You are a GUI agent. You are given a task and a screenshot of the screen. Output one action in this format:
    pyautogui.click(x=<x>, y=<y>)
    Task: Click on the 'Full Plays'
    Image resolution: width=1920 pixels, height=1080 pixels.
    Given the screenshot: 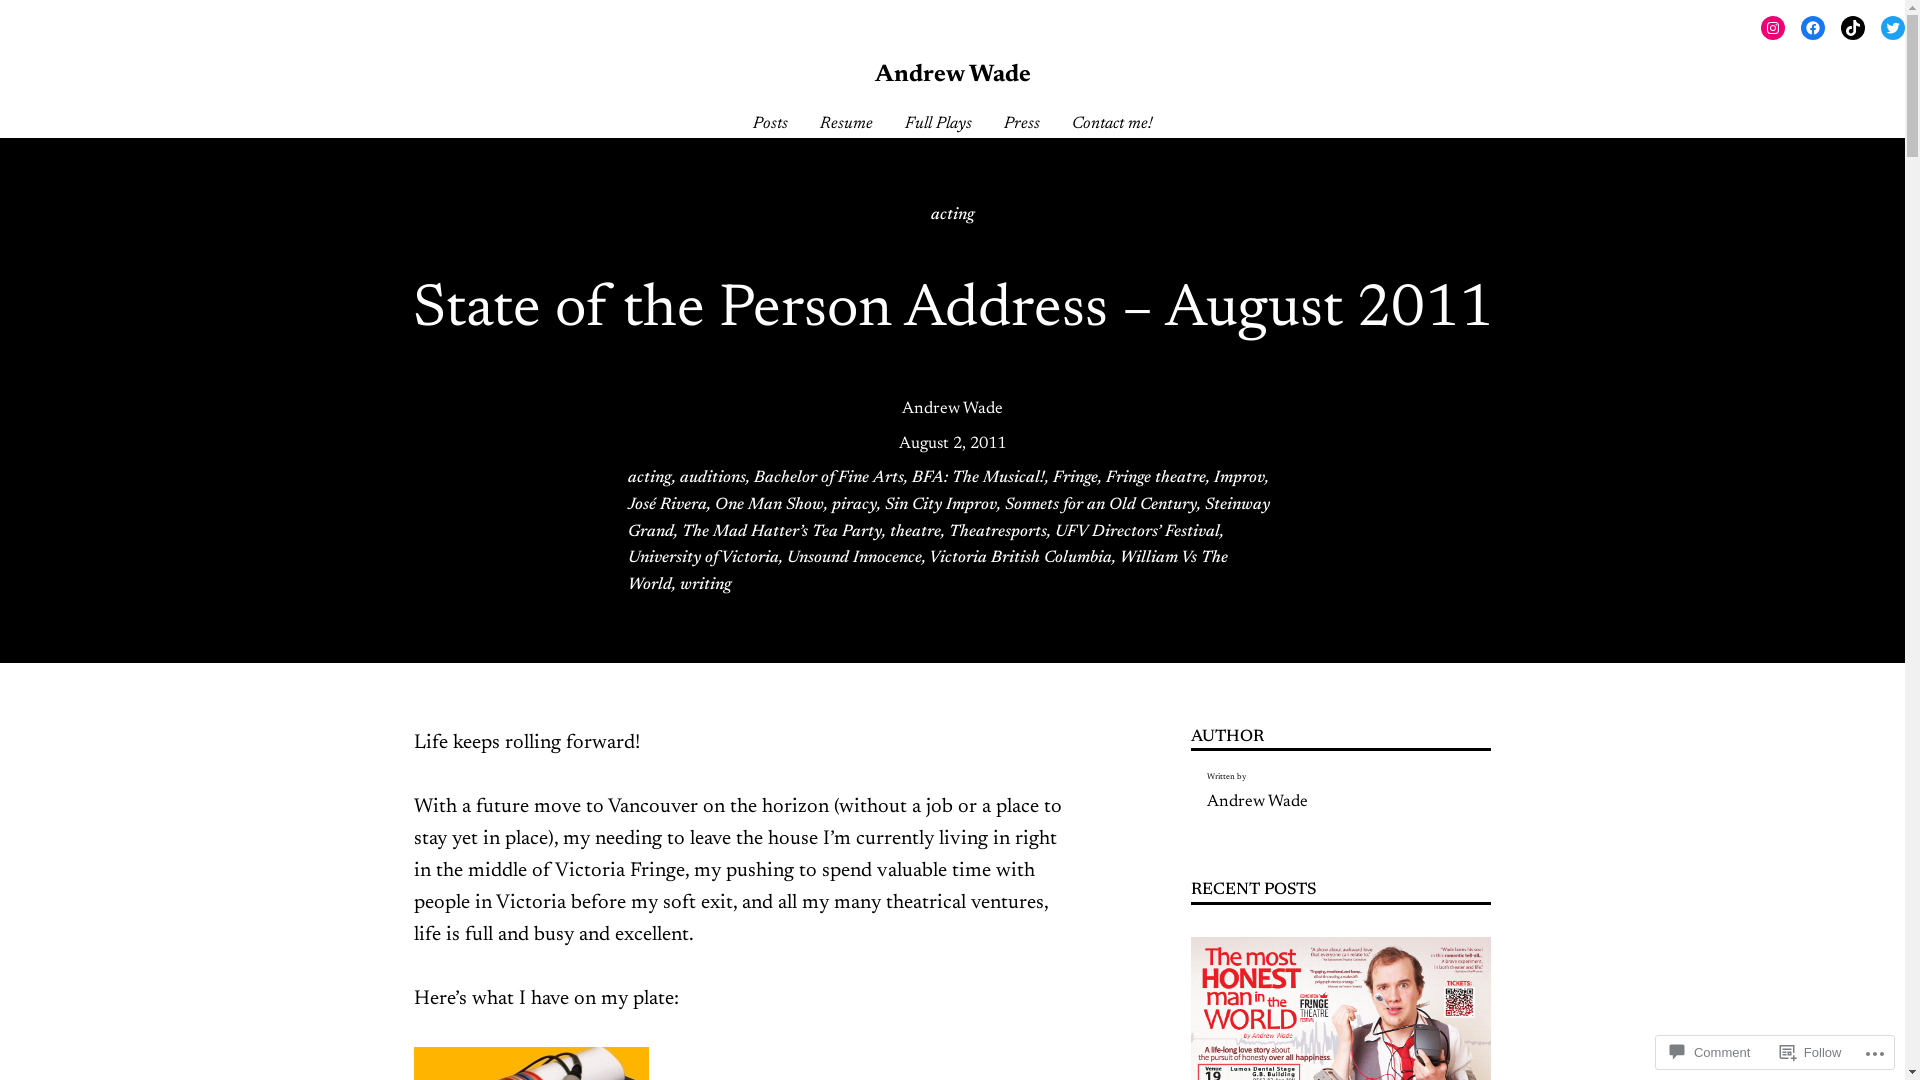 What is the action you would take?
    pyautogui.click(x=904, y=124)
    